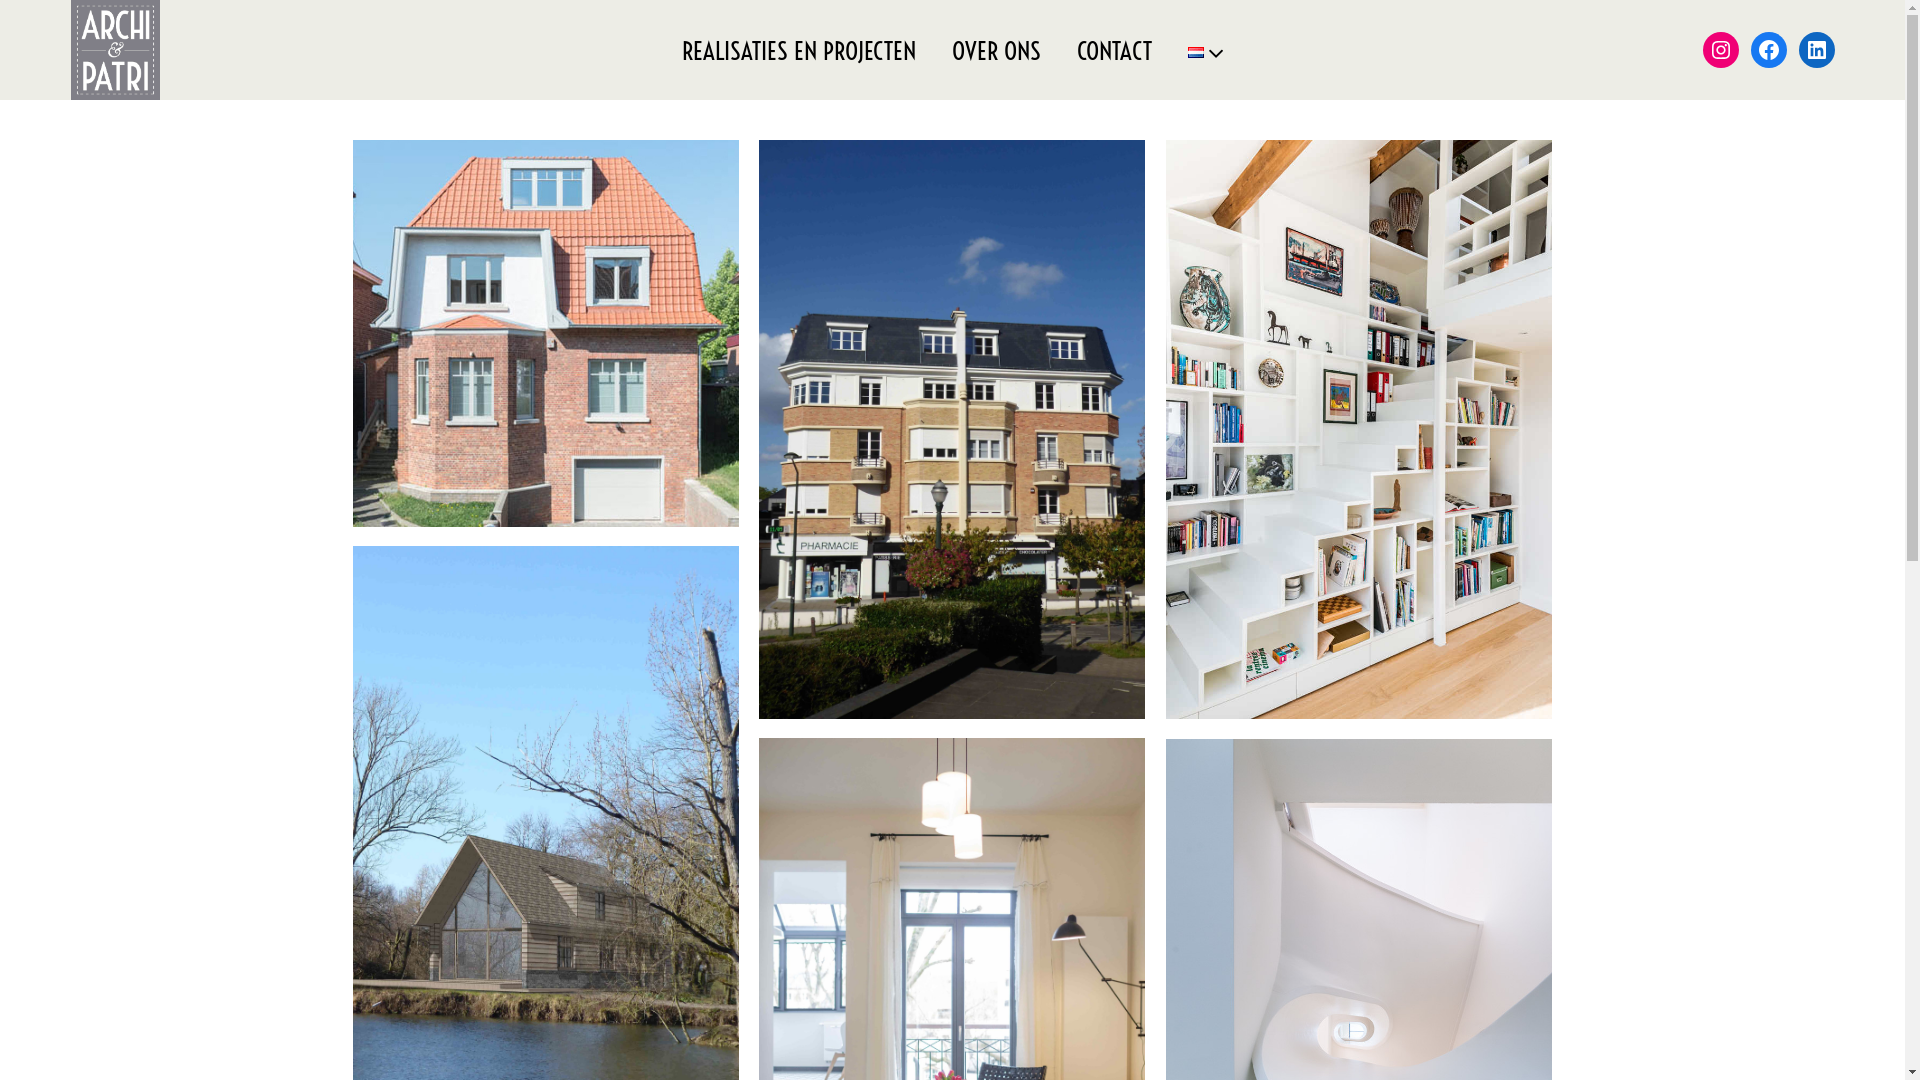 This screenshot has width=1920, height=1080. Describe the element at coordinates (1799, 49) in the screenshot. I see `'LinkedIn'` at that location.